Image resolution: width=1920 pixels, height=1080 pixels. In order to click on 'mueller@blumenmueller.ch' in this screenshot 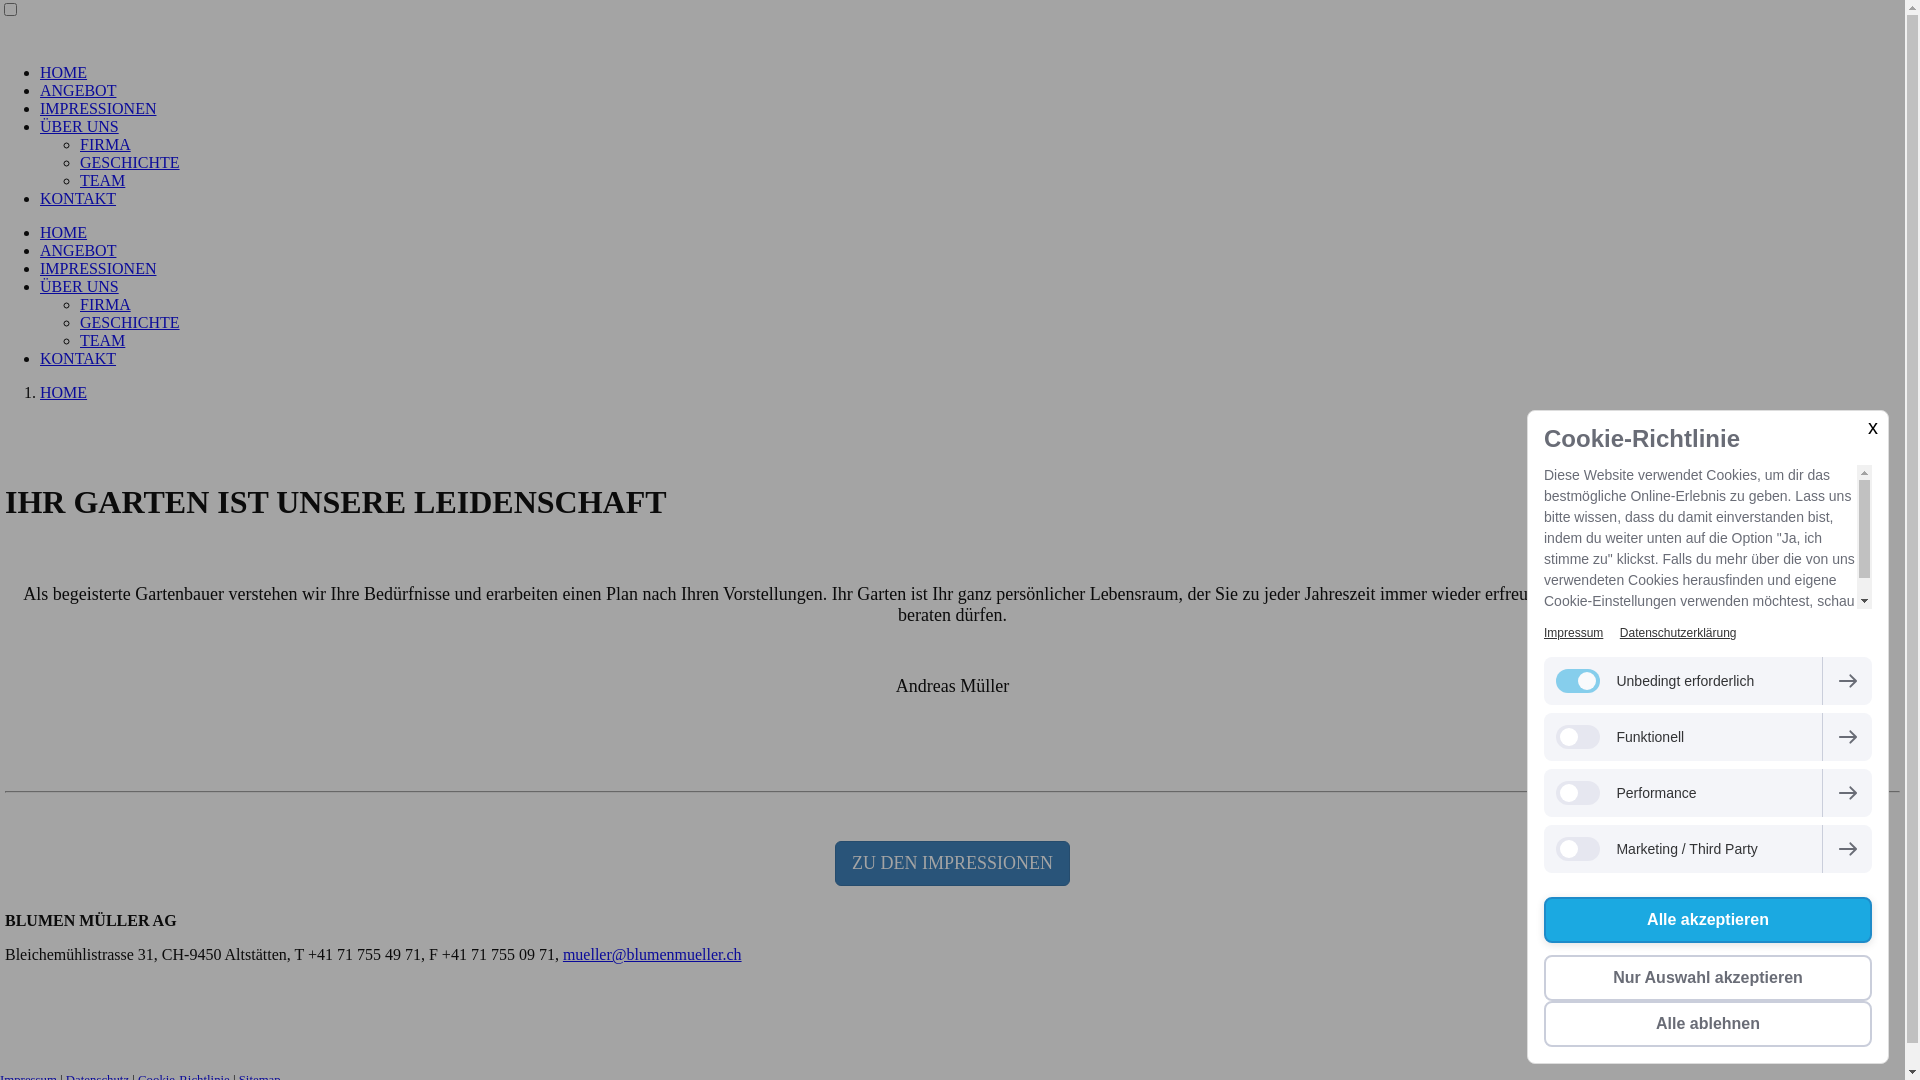, I will do `click(652, 953)`.